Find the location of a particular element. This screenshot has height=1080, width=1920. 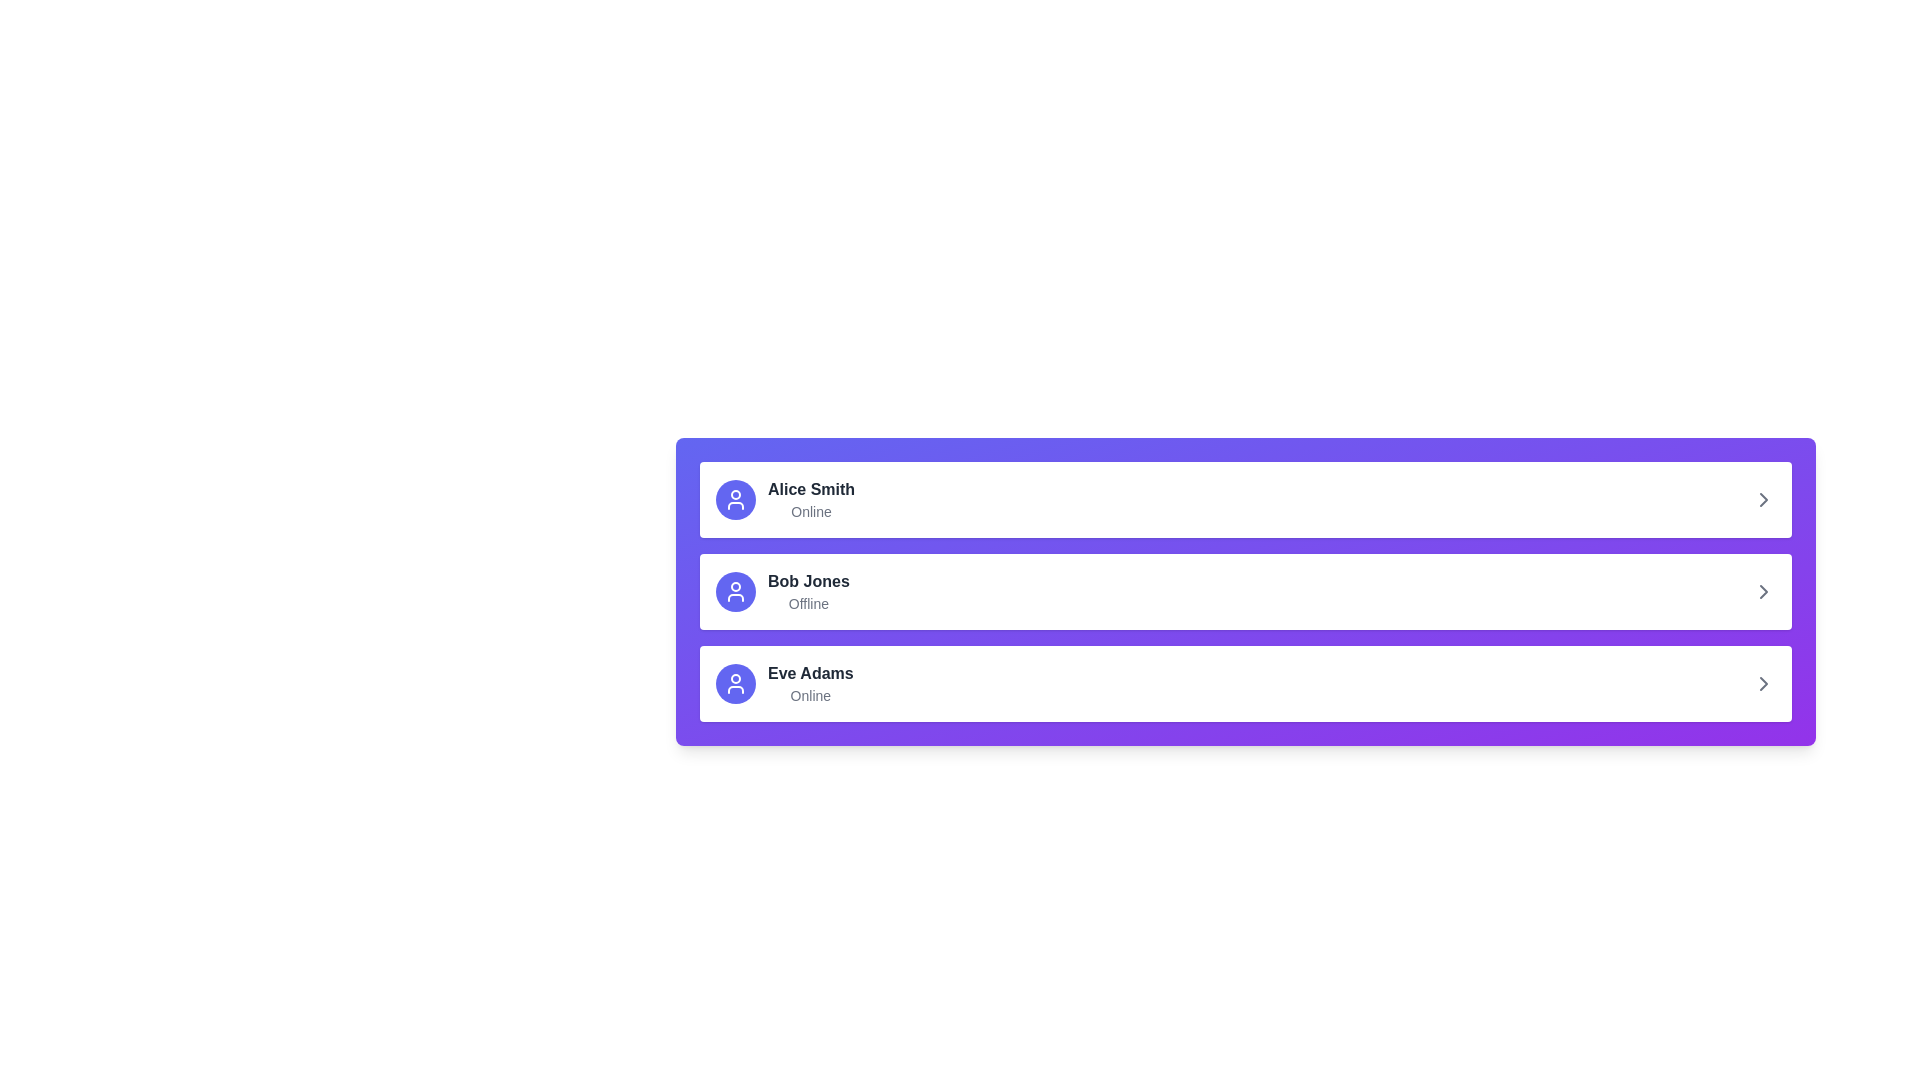

the icon located in the rightmost section of the first list item, which features 'Alice Smith' and the status 'Online' is located at coordinates (1763, 499).